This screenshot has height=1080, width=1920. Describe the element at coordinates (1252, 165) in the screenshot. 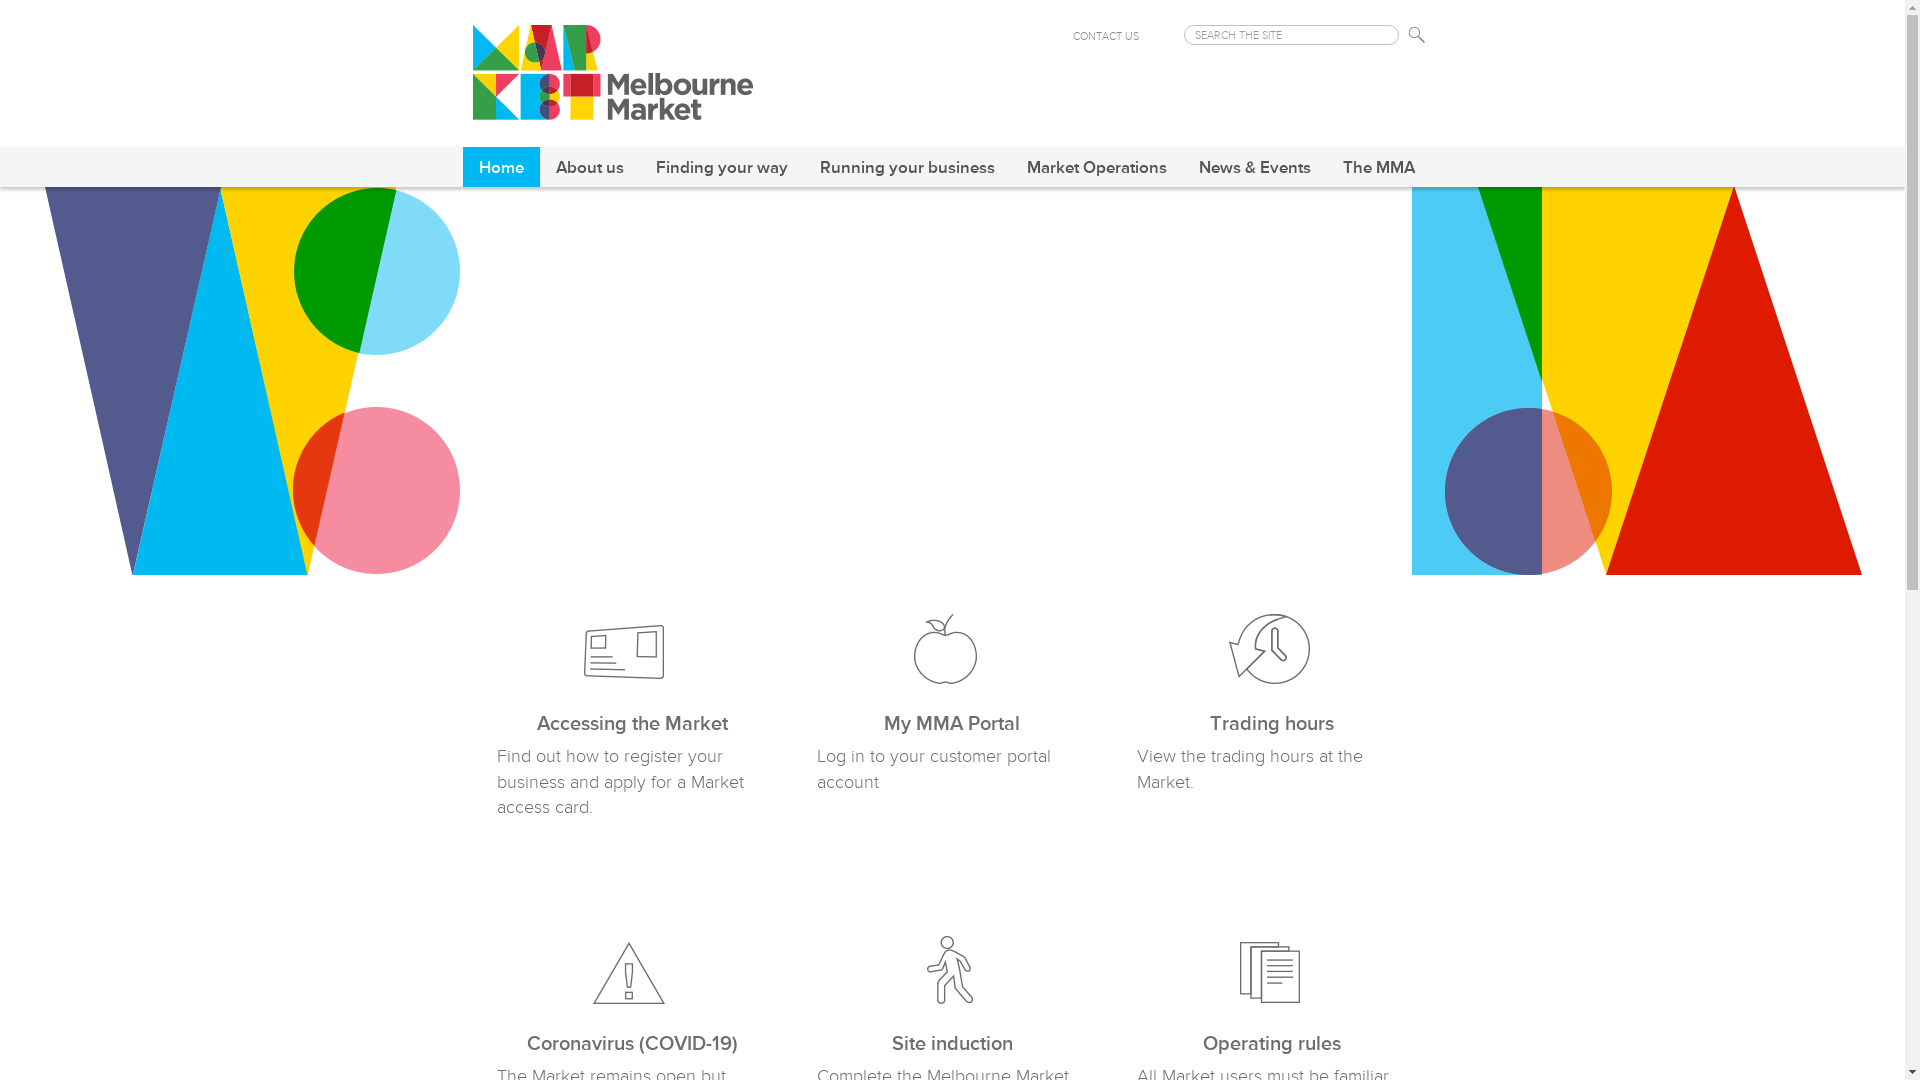

I see `'News & Events'` at that location.